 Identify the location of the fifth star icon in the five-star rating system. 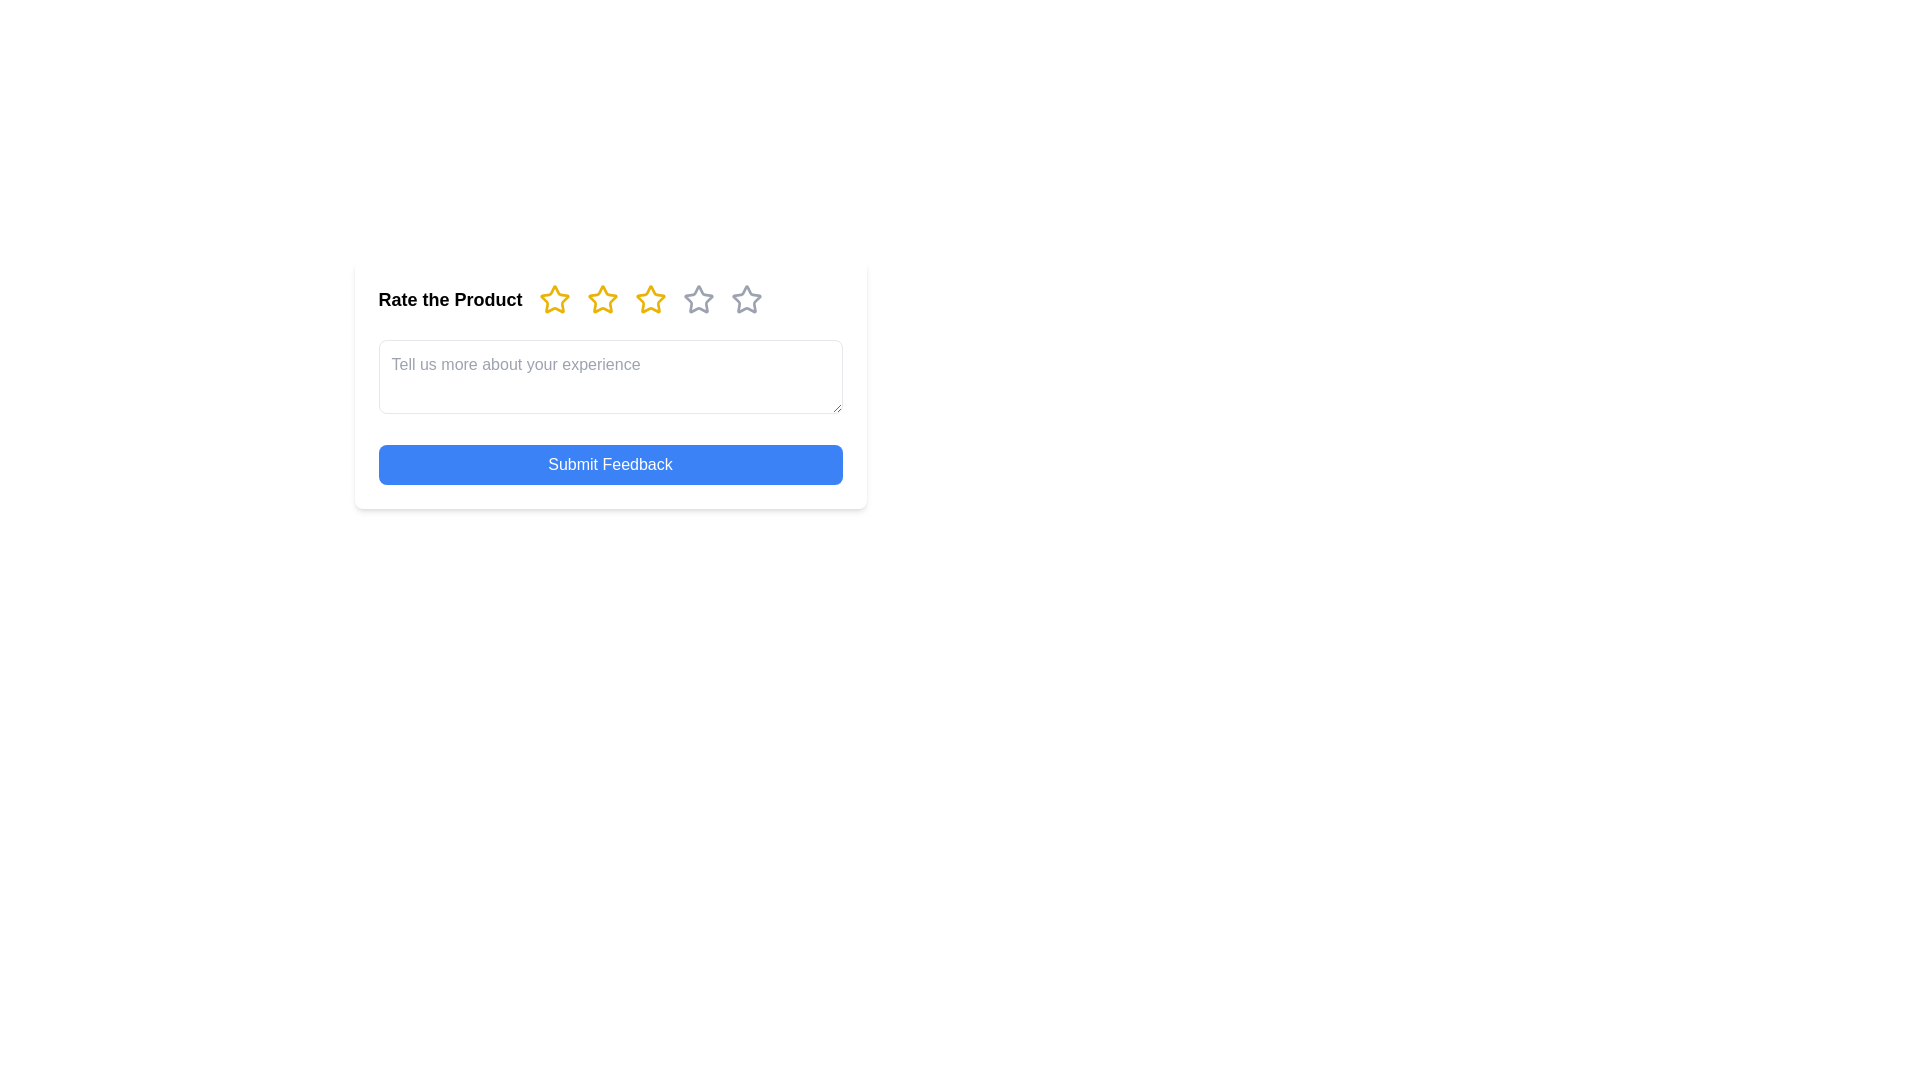
(745, 299).